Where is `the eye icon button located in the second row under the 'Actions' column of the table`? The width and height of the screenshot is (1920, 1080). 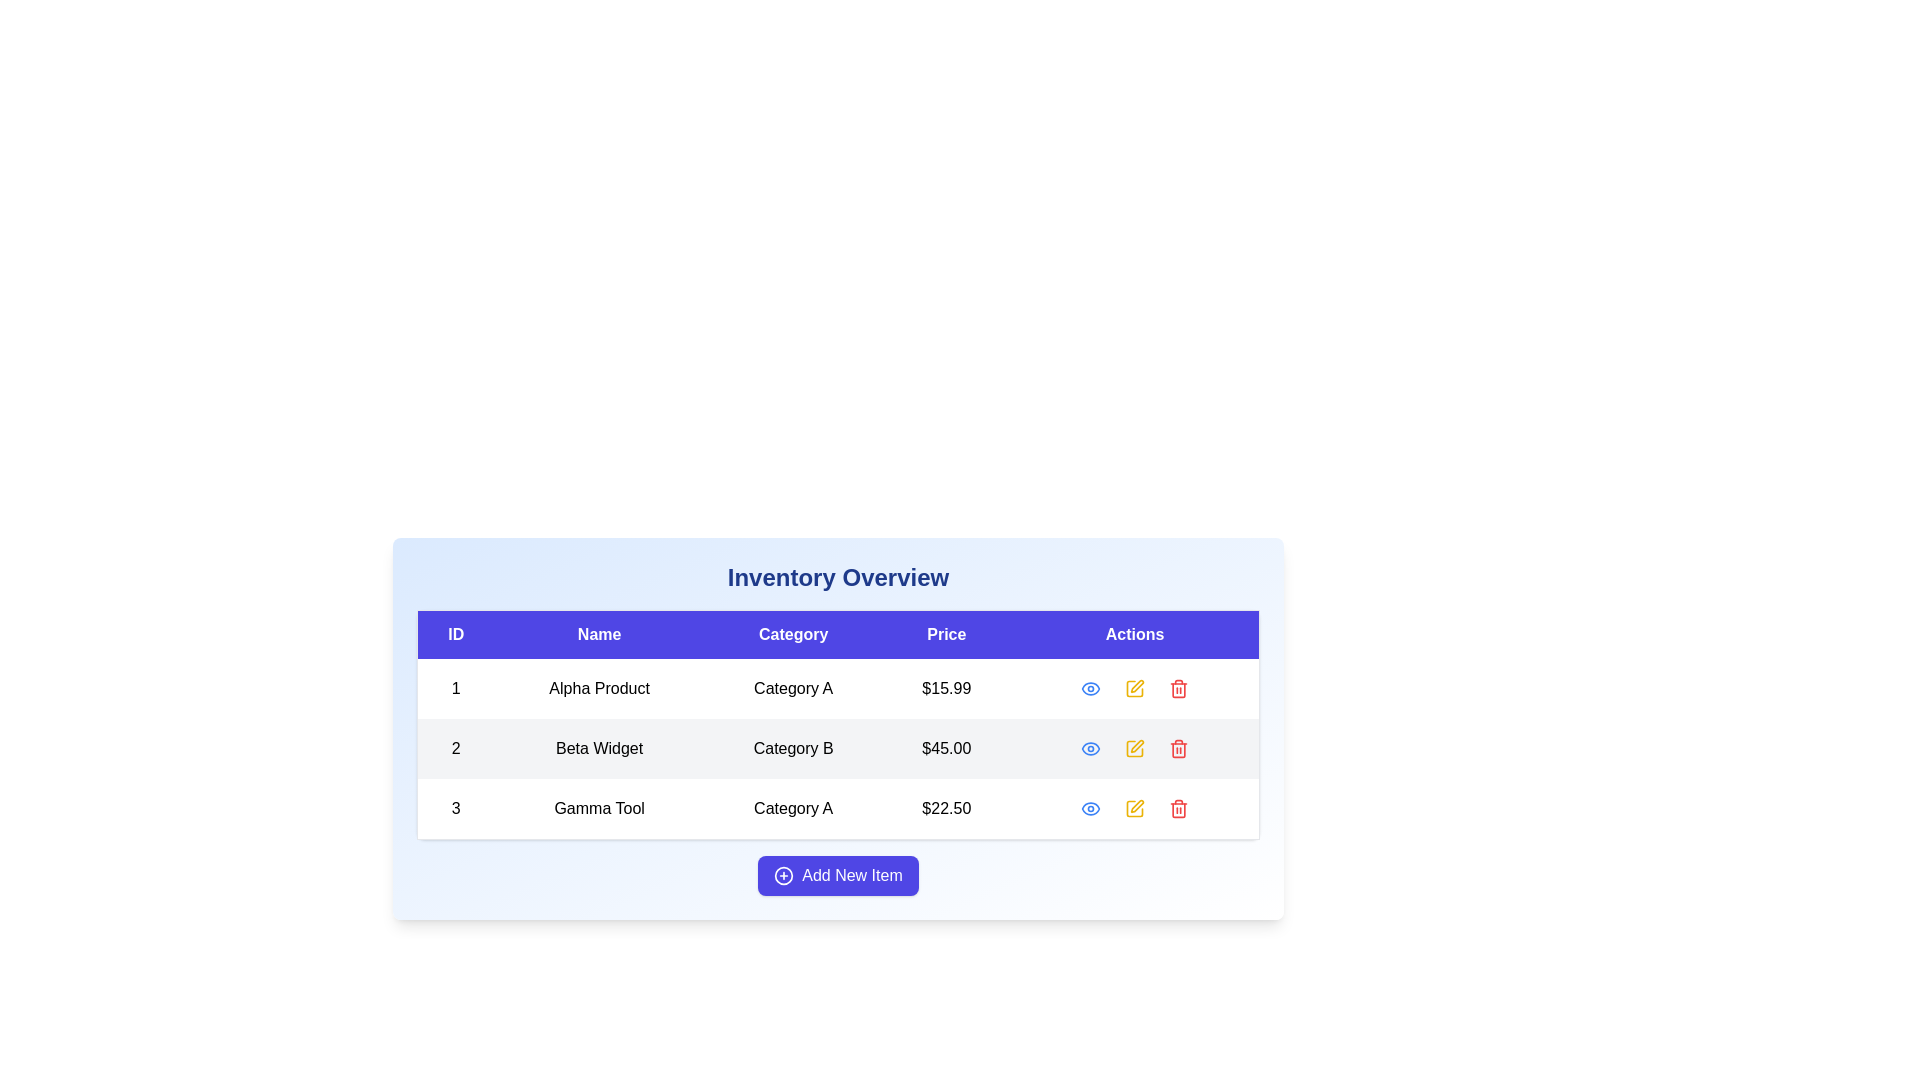 the eye icon button located in the second row under the 'Actions' column of the table is located at coordinates (1089, 748).